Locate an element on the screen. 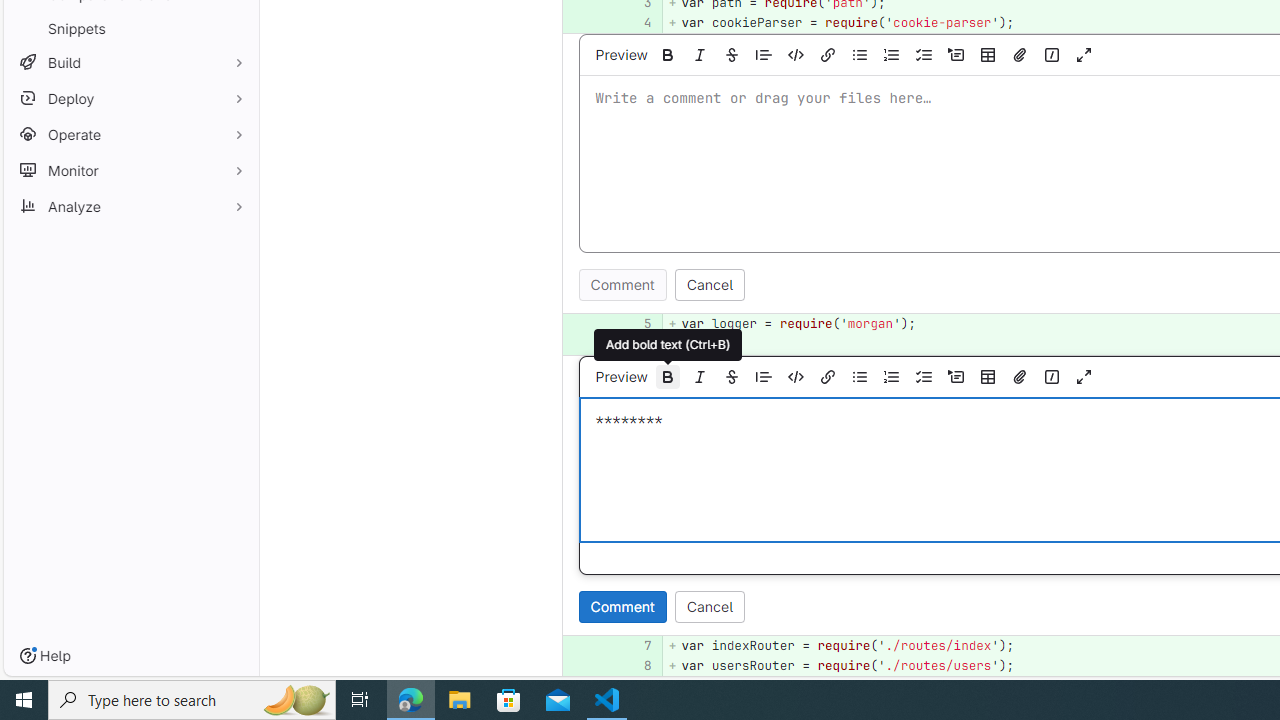 The image size is (1280, 720). 'Class: s16 gl-icon gl-button-icon ' is located at coordinates (1083, 376).